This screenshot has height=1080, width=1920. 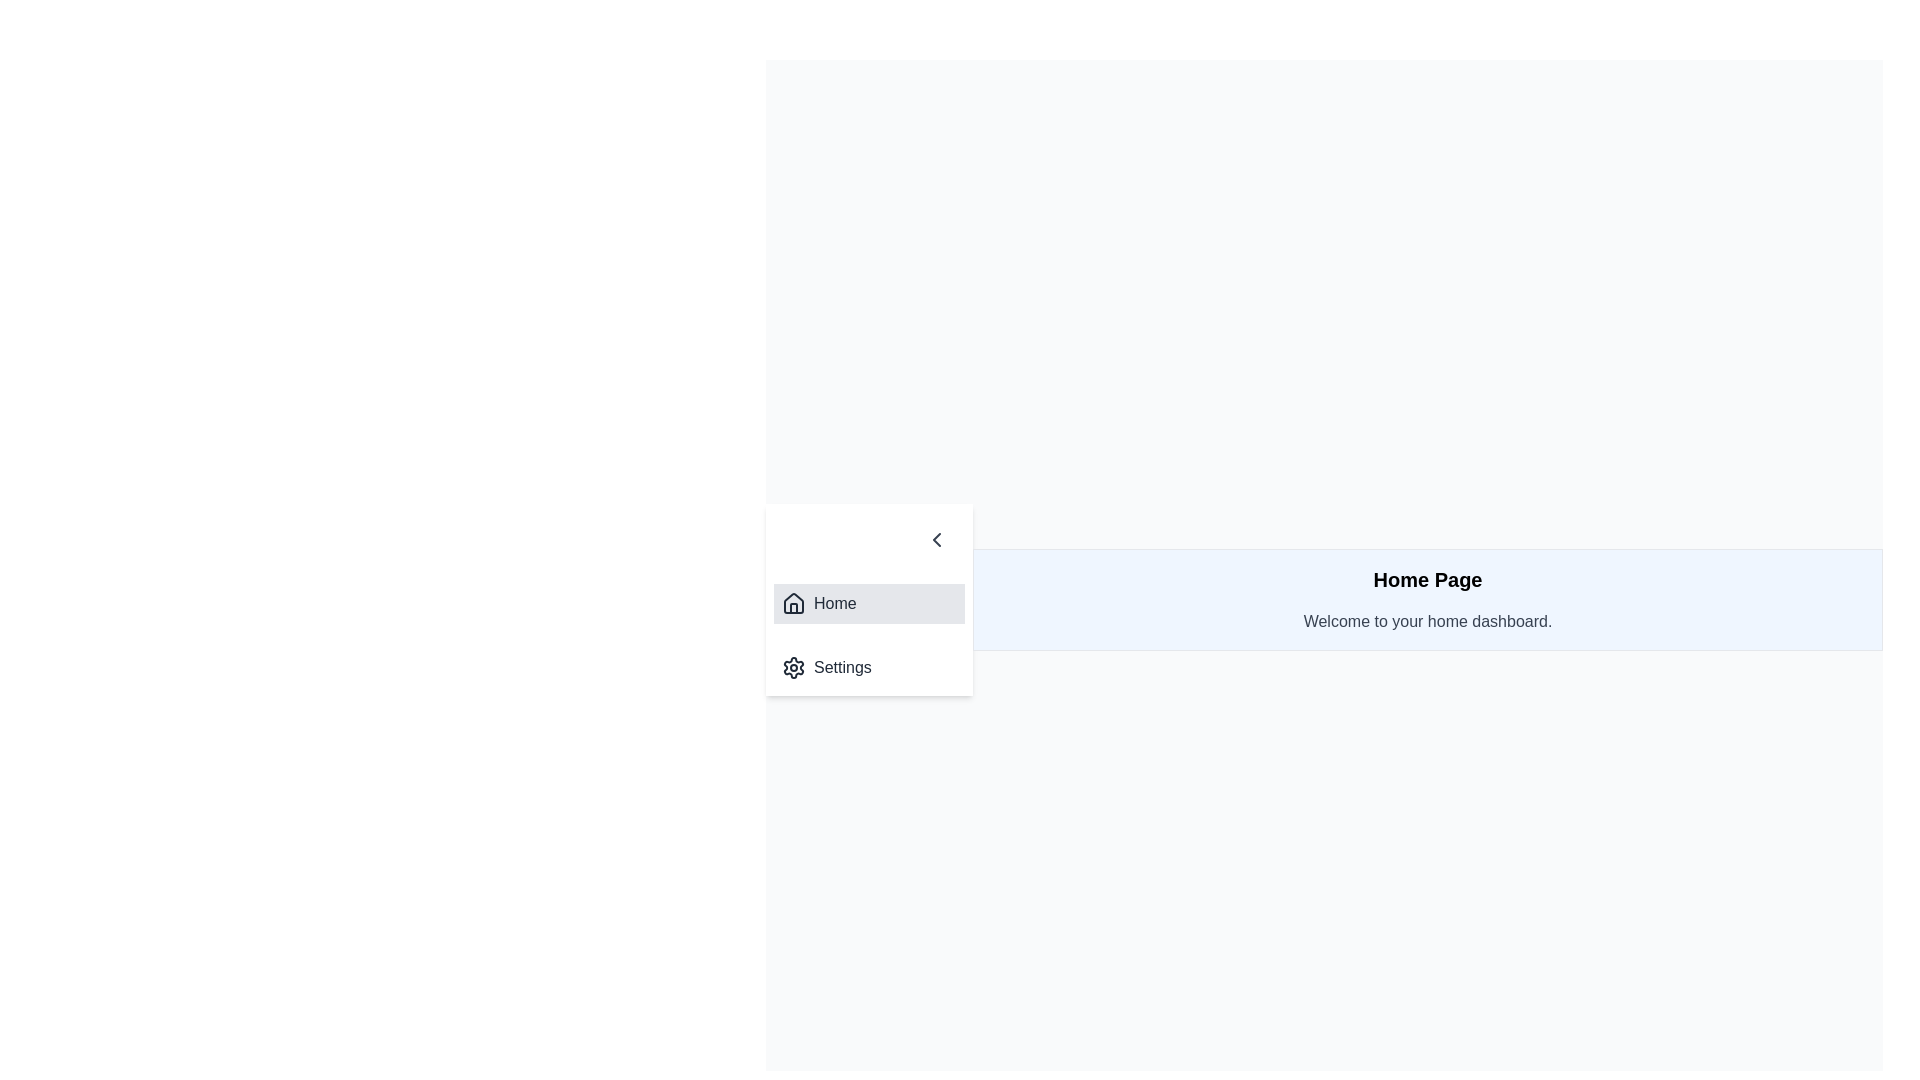 I want to click on the button located at the top-right corner of the sidebar menu, so click(x=936, y=540).